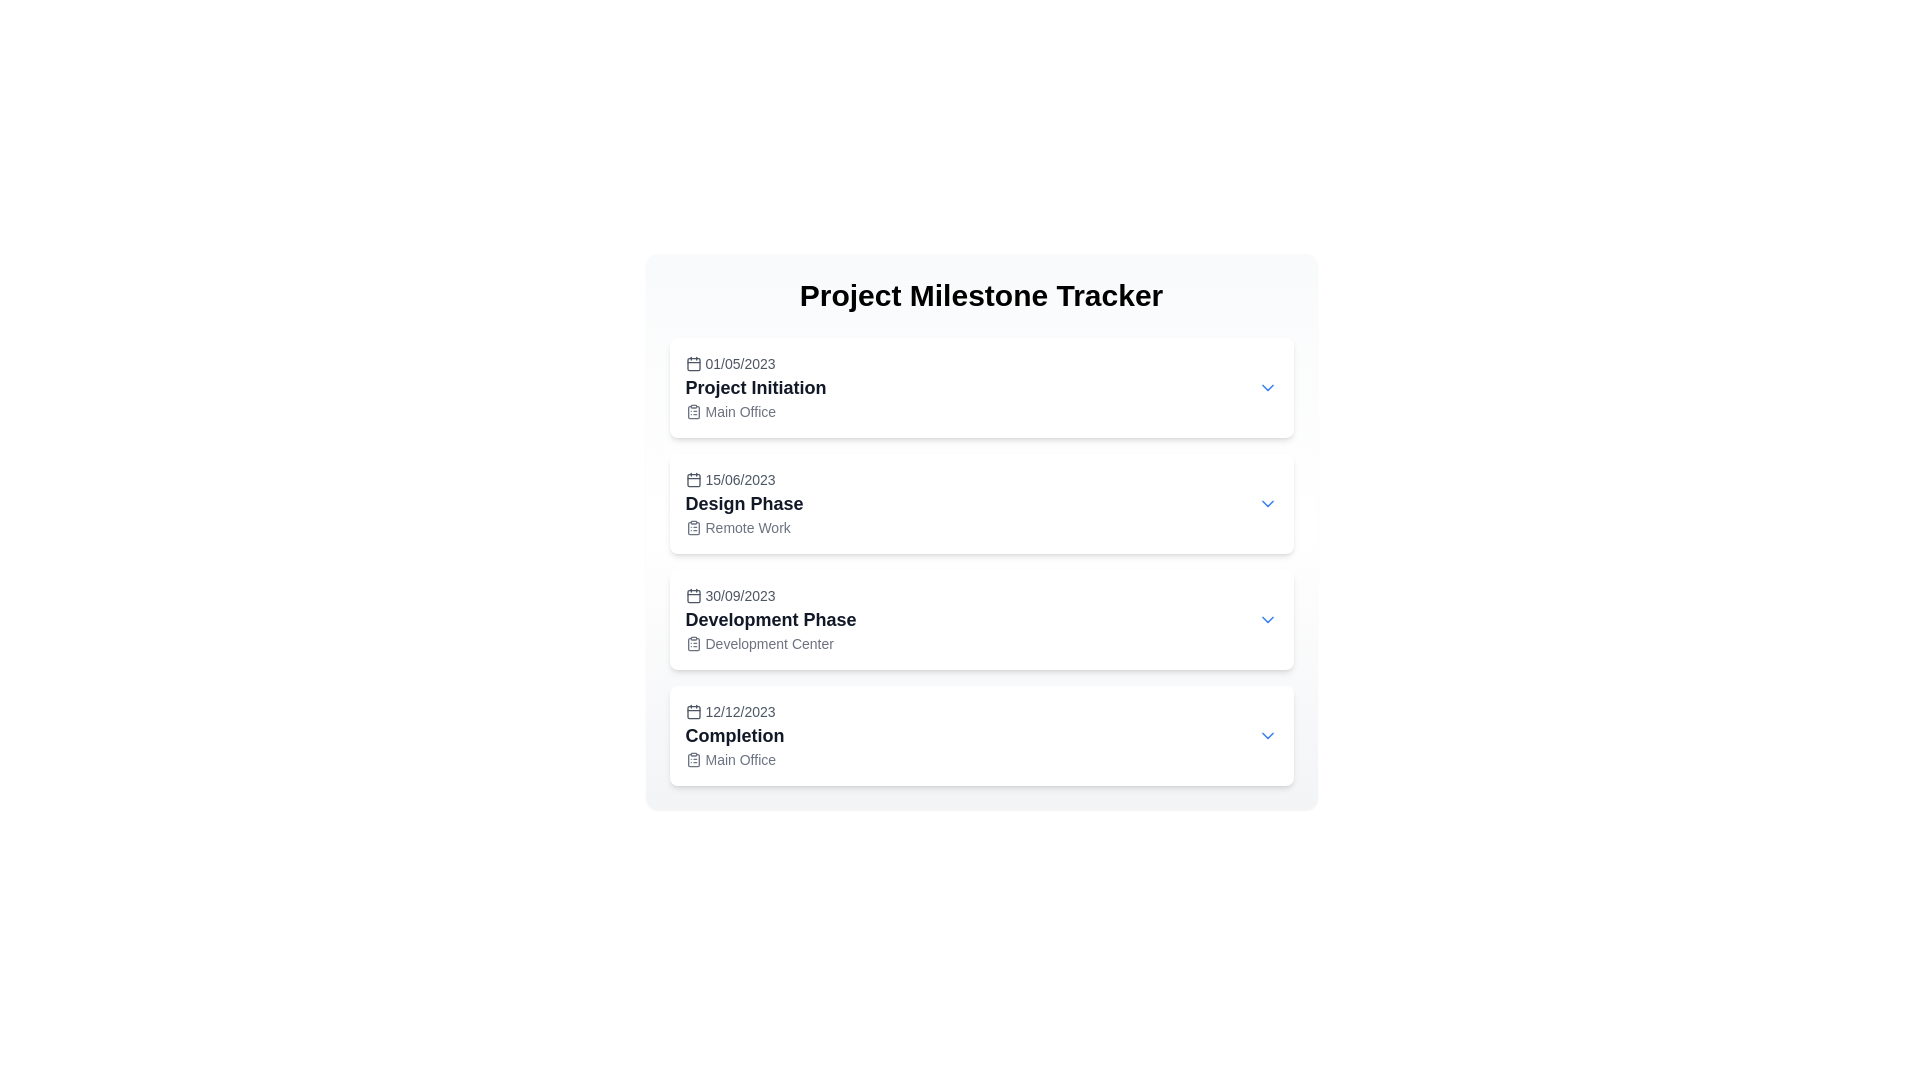 This screenshot has width=1920, height=1080. Describe the element at coordinates (770, 619) in the screenshot. I see `information from the third milestone text block in the Project Milestone Tracker, which details the project phase including its title, date, and location` at that location.